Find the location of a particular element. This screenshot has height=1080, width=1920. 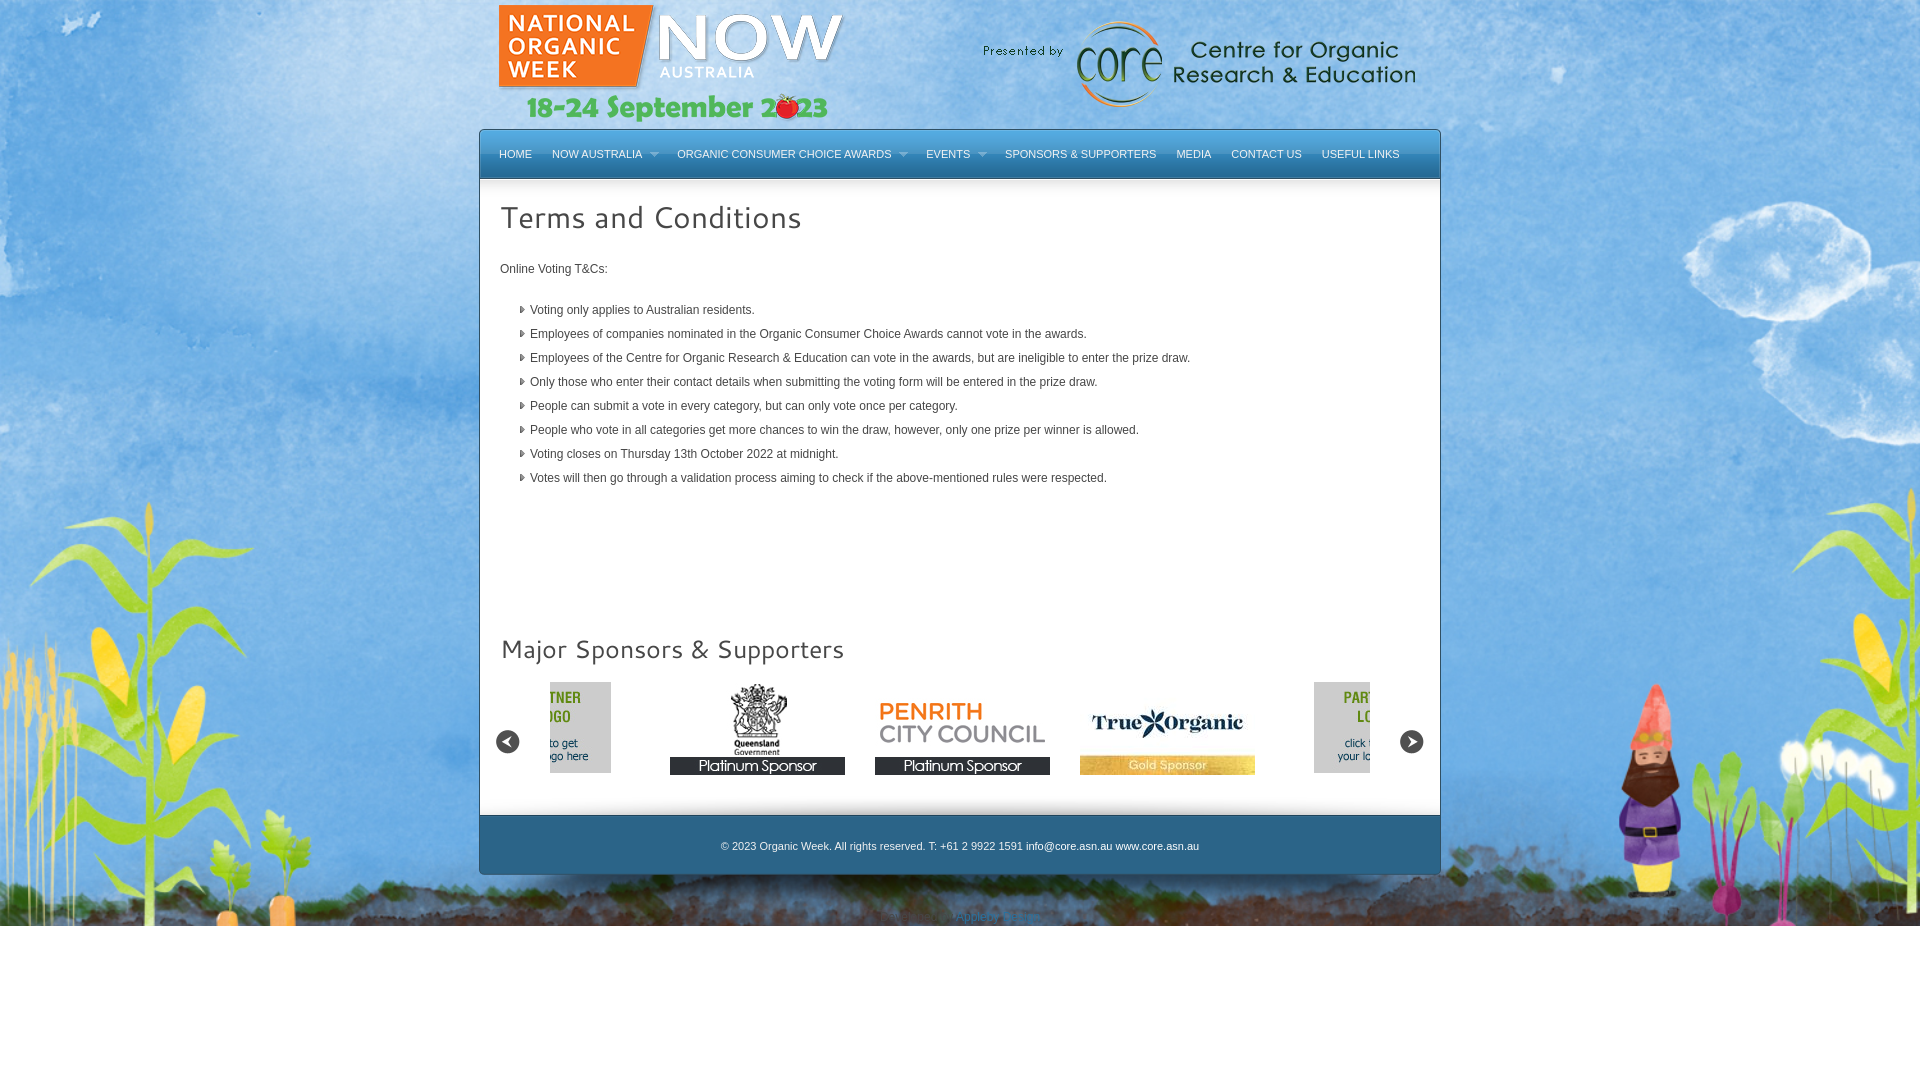

'SPONSORS & SUPPORTERS' is located at coordinates (1079, 152).